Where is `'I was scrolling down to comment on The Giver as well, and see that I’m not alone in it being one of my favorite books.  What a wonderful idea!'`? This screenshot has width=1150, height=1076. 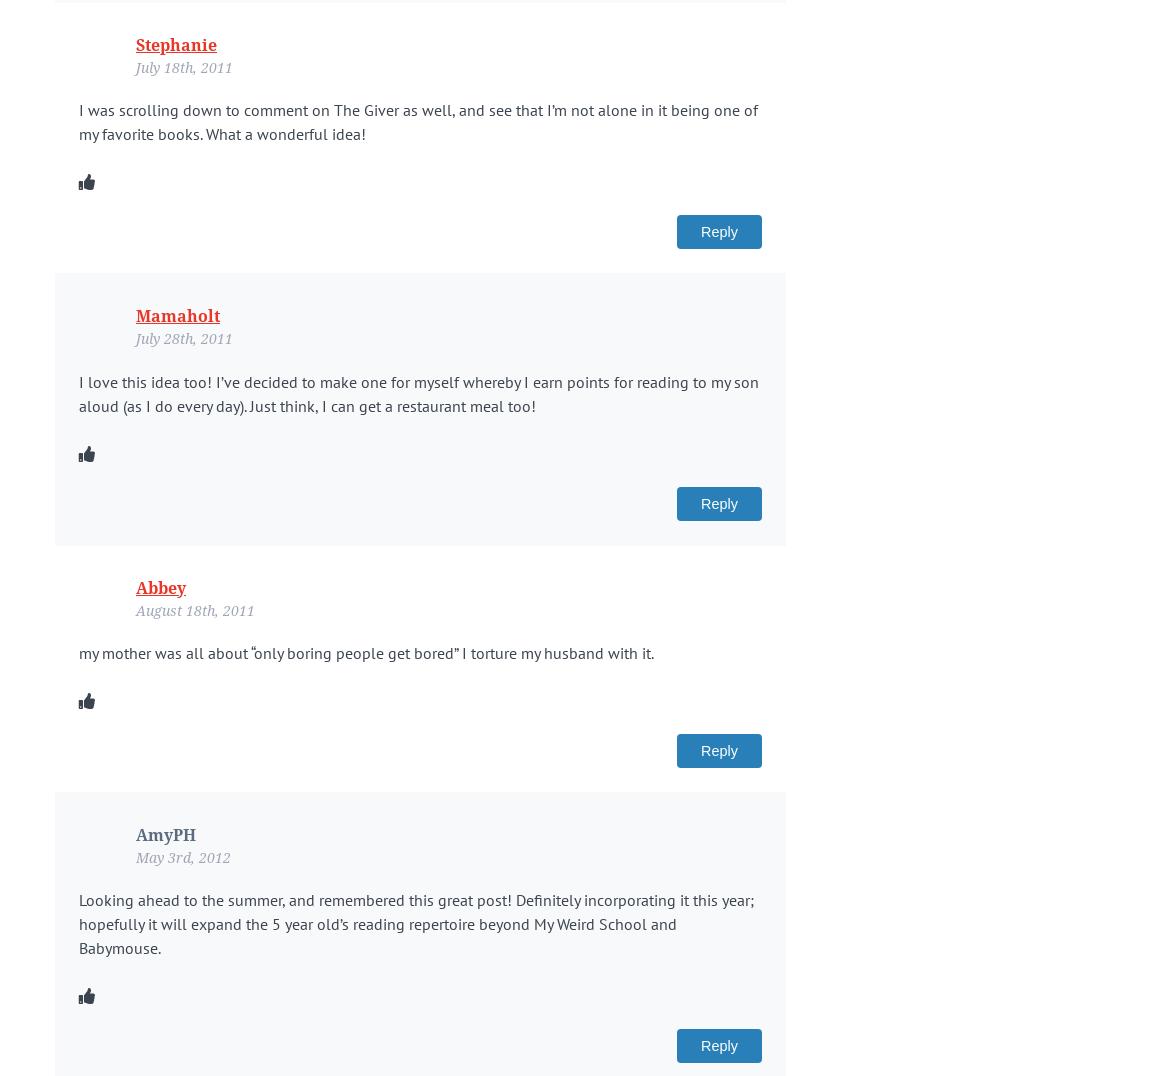
'I was scrolling down to comment on The Giver as well, and see that I’m not alone in it being one of my favorite books.  What a wonderful idea!' is located at coordinates (418, 121).